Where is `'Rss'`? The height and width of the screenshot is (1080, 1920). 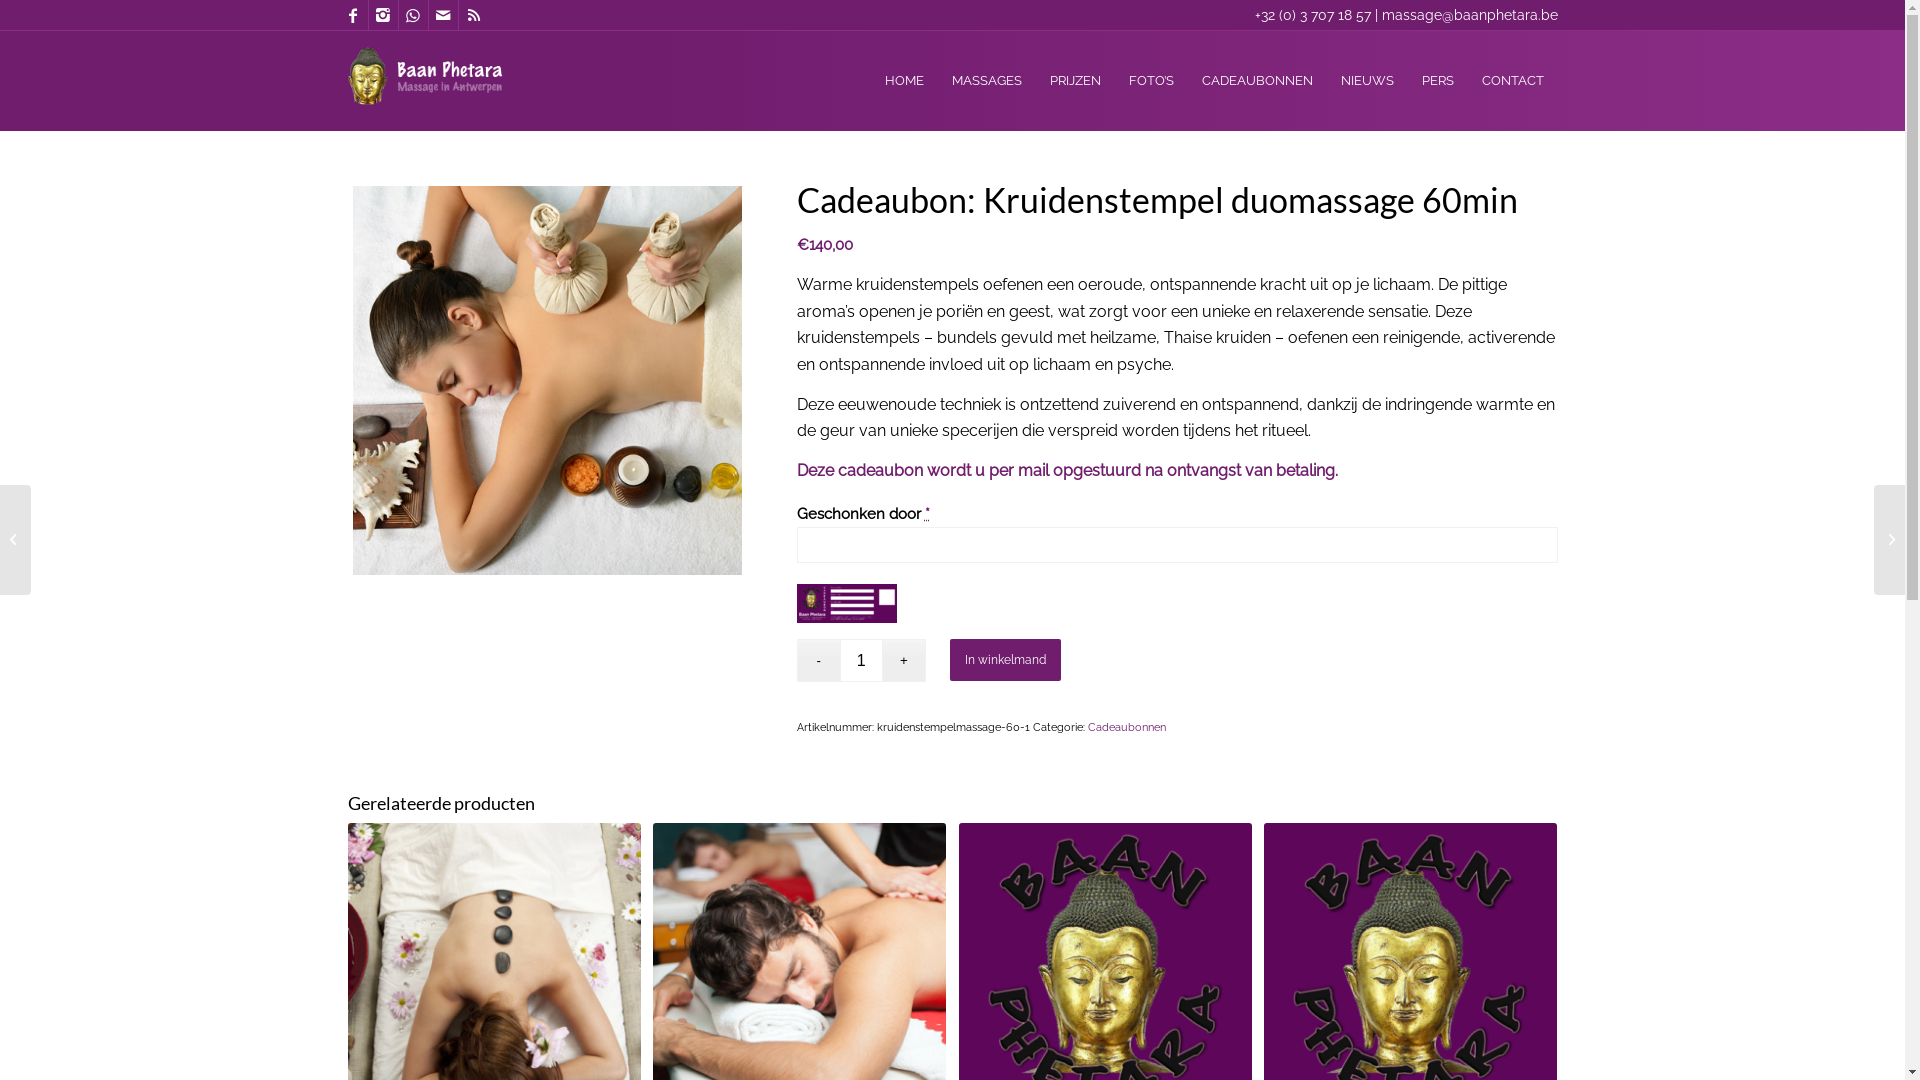 'Rss' is located at coordinates (472, 15).